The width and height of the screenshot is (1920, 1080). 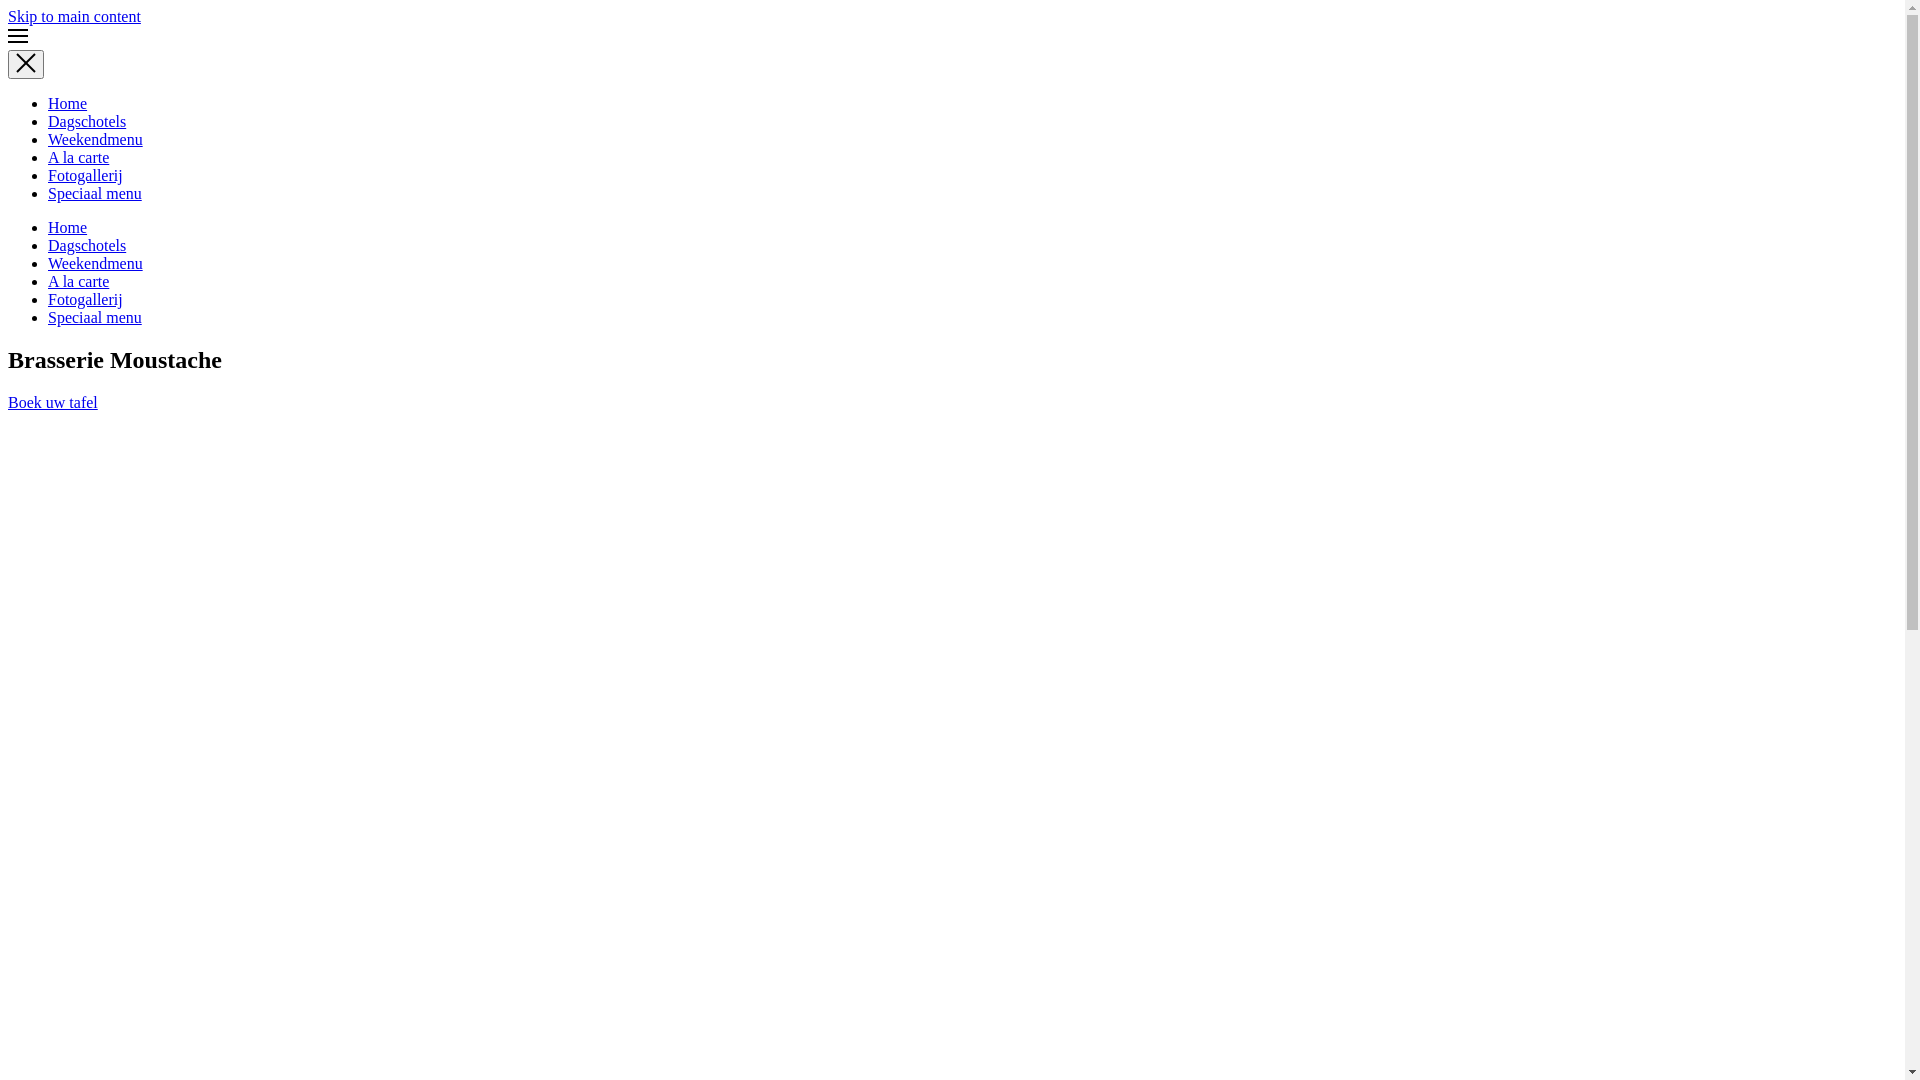 I want to click on 'Skip to main content', so click(x=8, y=16).